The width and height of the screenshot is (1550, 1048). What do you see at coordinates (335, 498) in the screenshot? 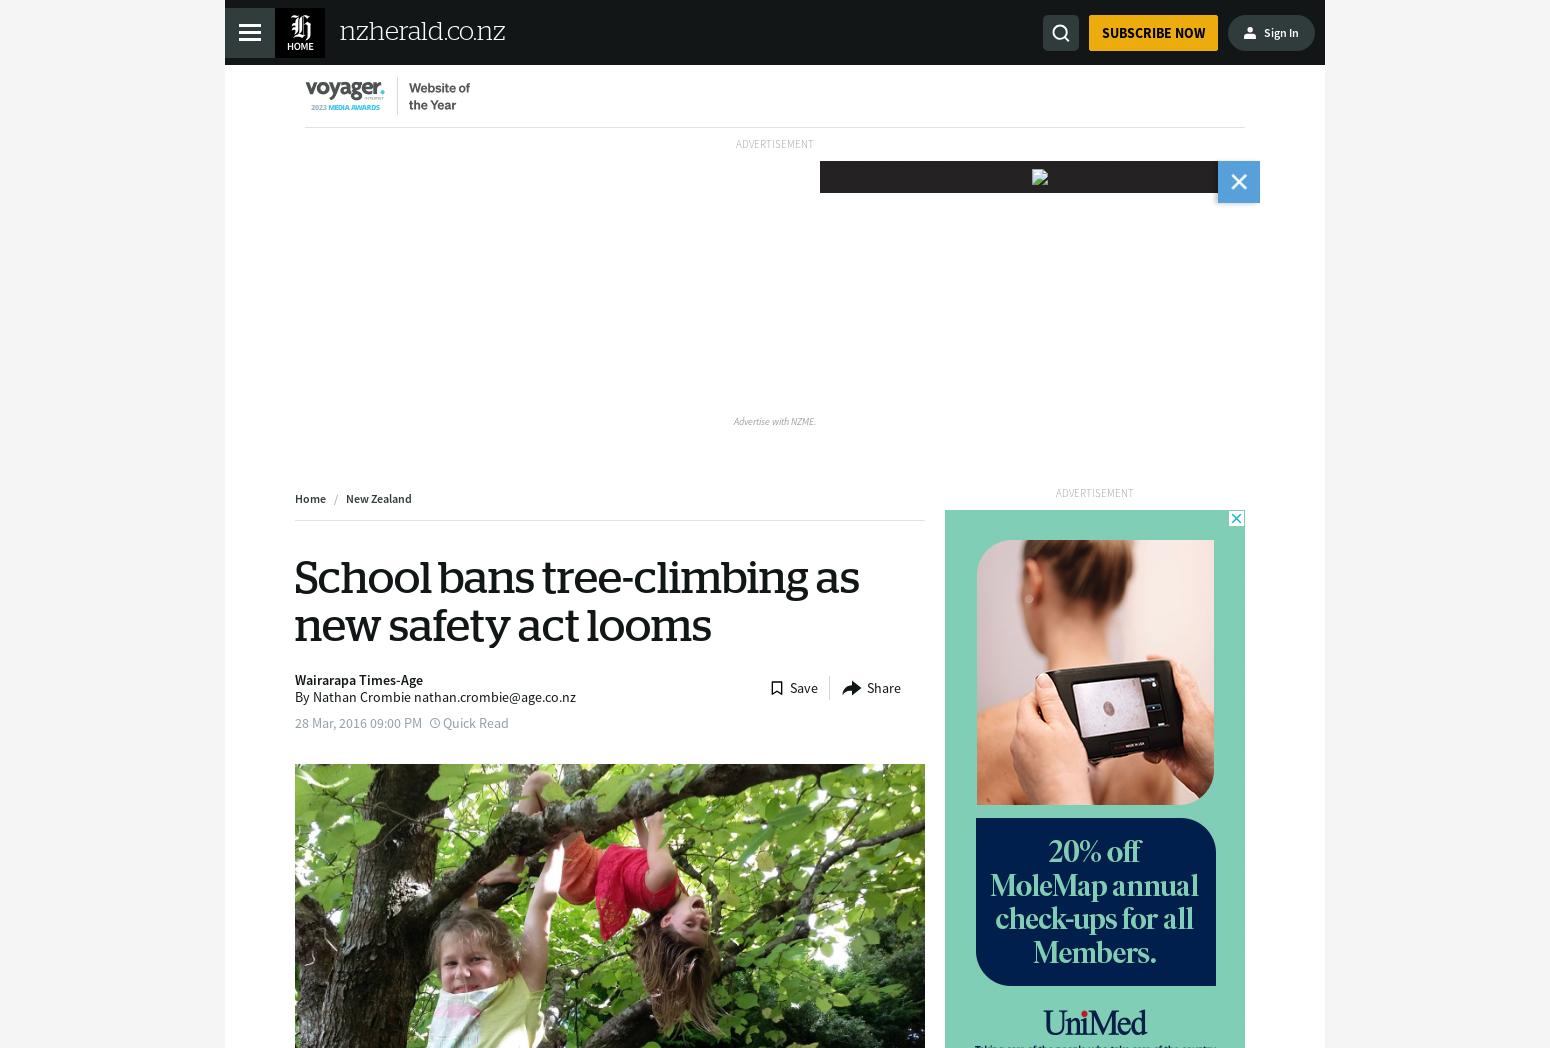
I see `'/'` at bounding box center [335, 498].